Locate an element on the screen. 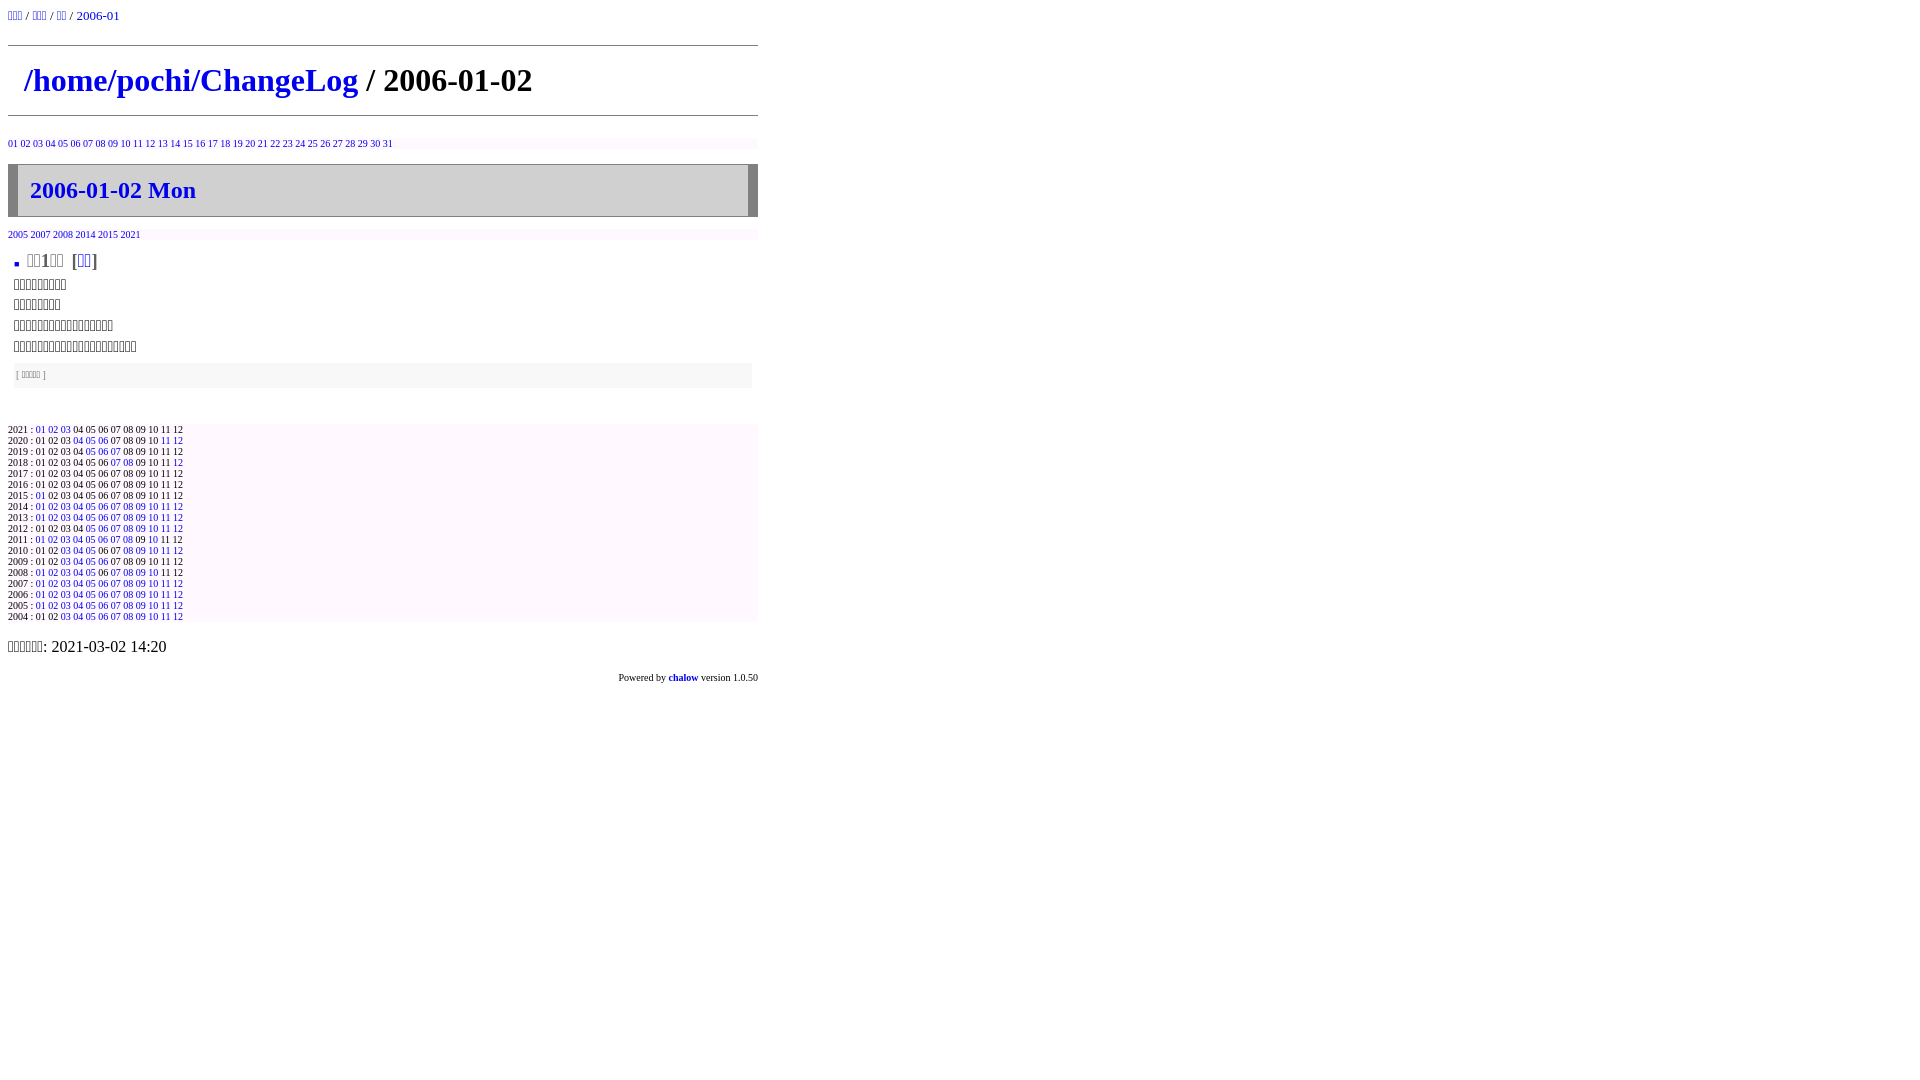  '12' is located at coordinates (177, 505).